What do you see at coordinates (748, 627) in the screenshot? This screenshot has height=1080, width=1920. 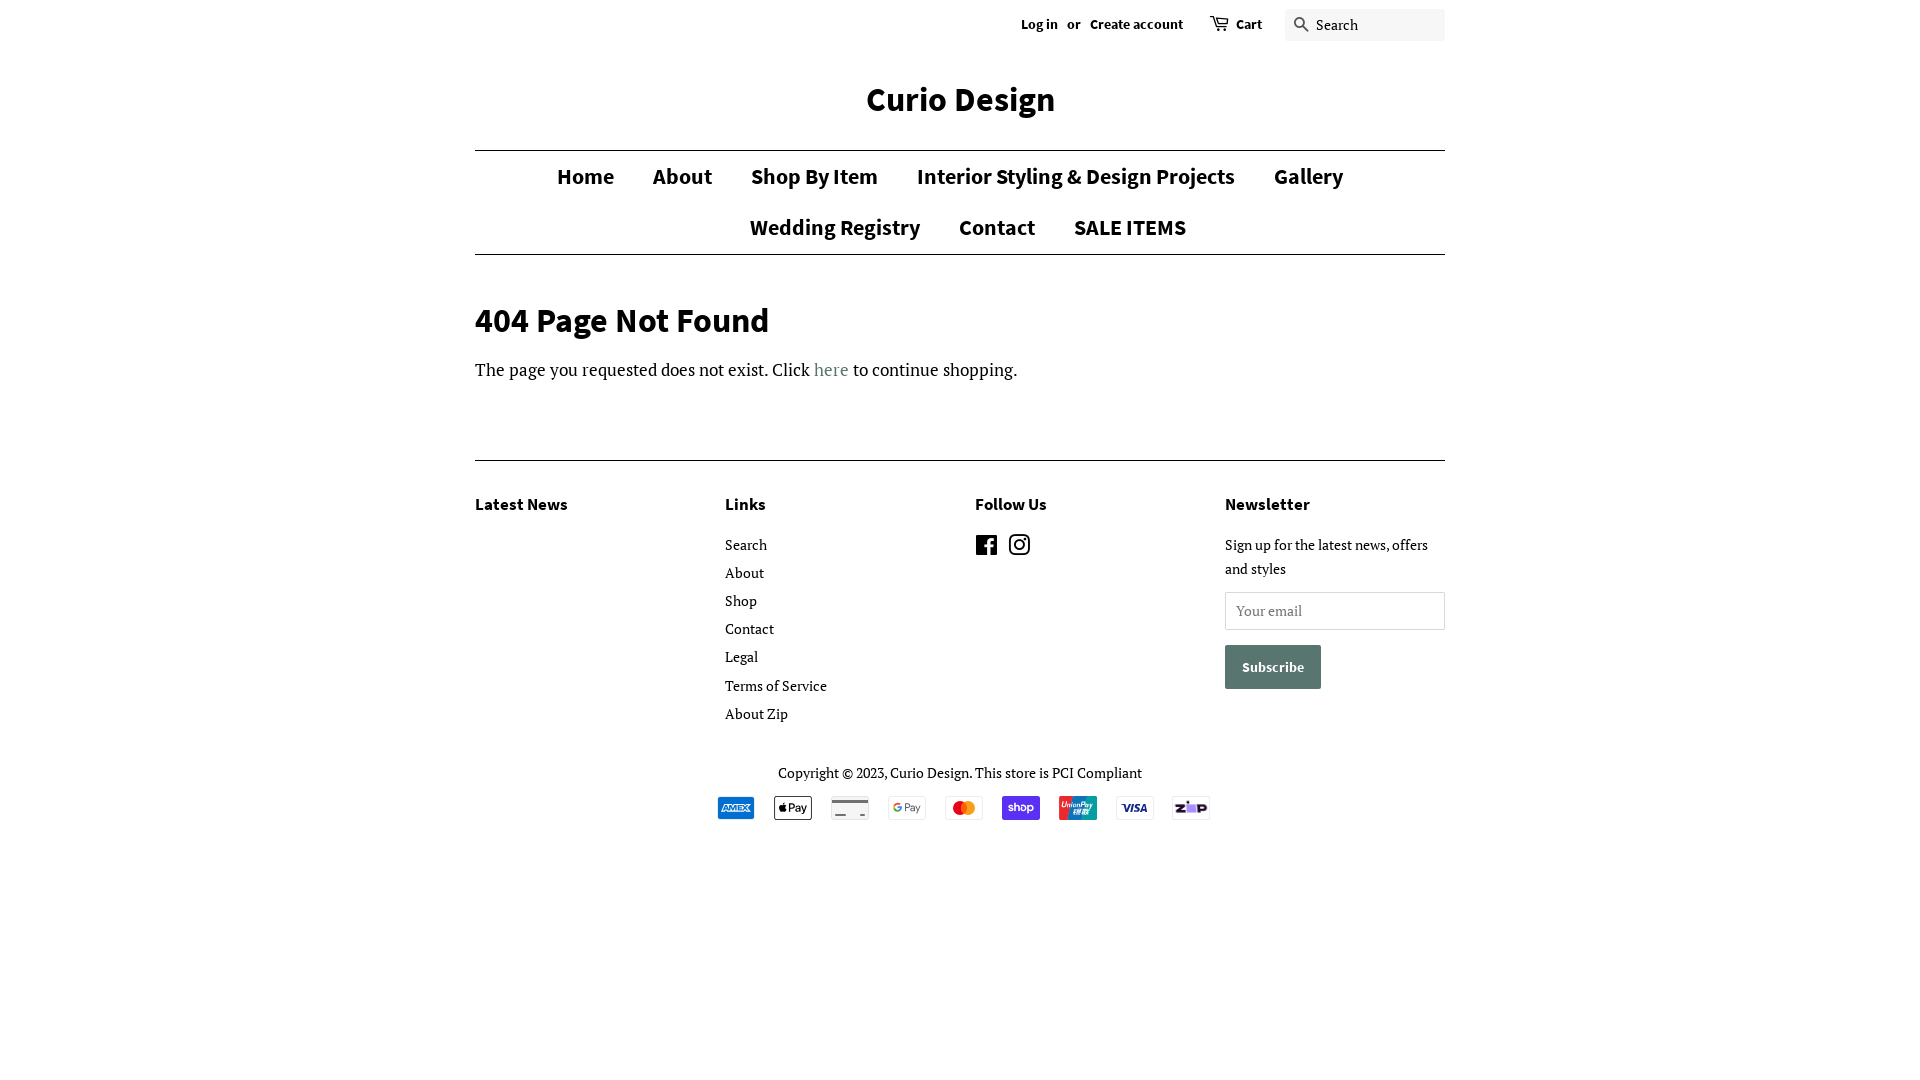 I see `'Contact'` at bounding box center [748, 627].